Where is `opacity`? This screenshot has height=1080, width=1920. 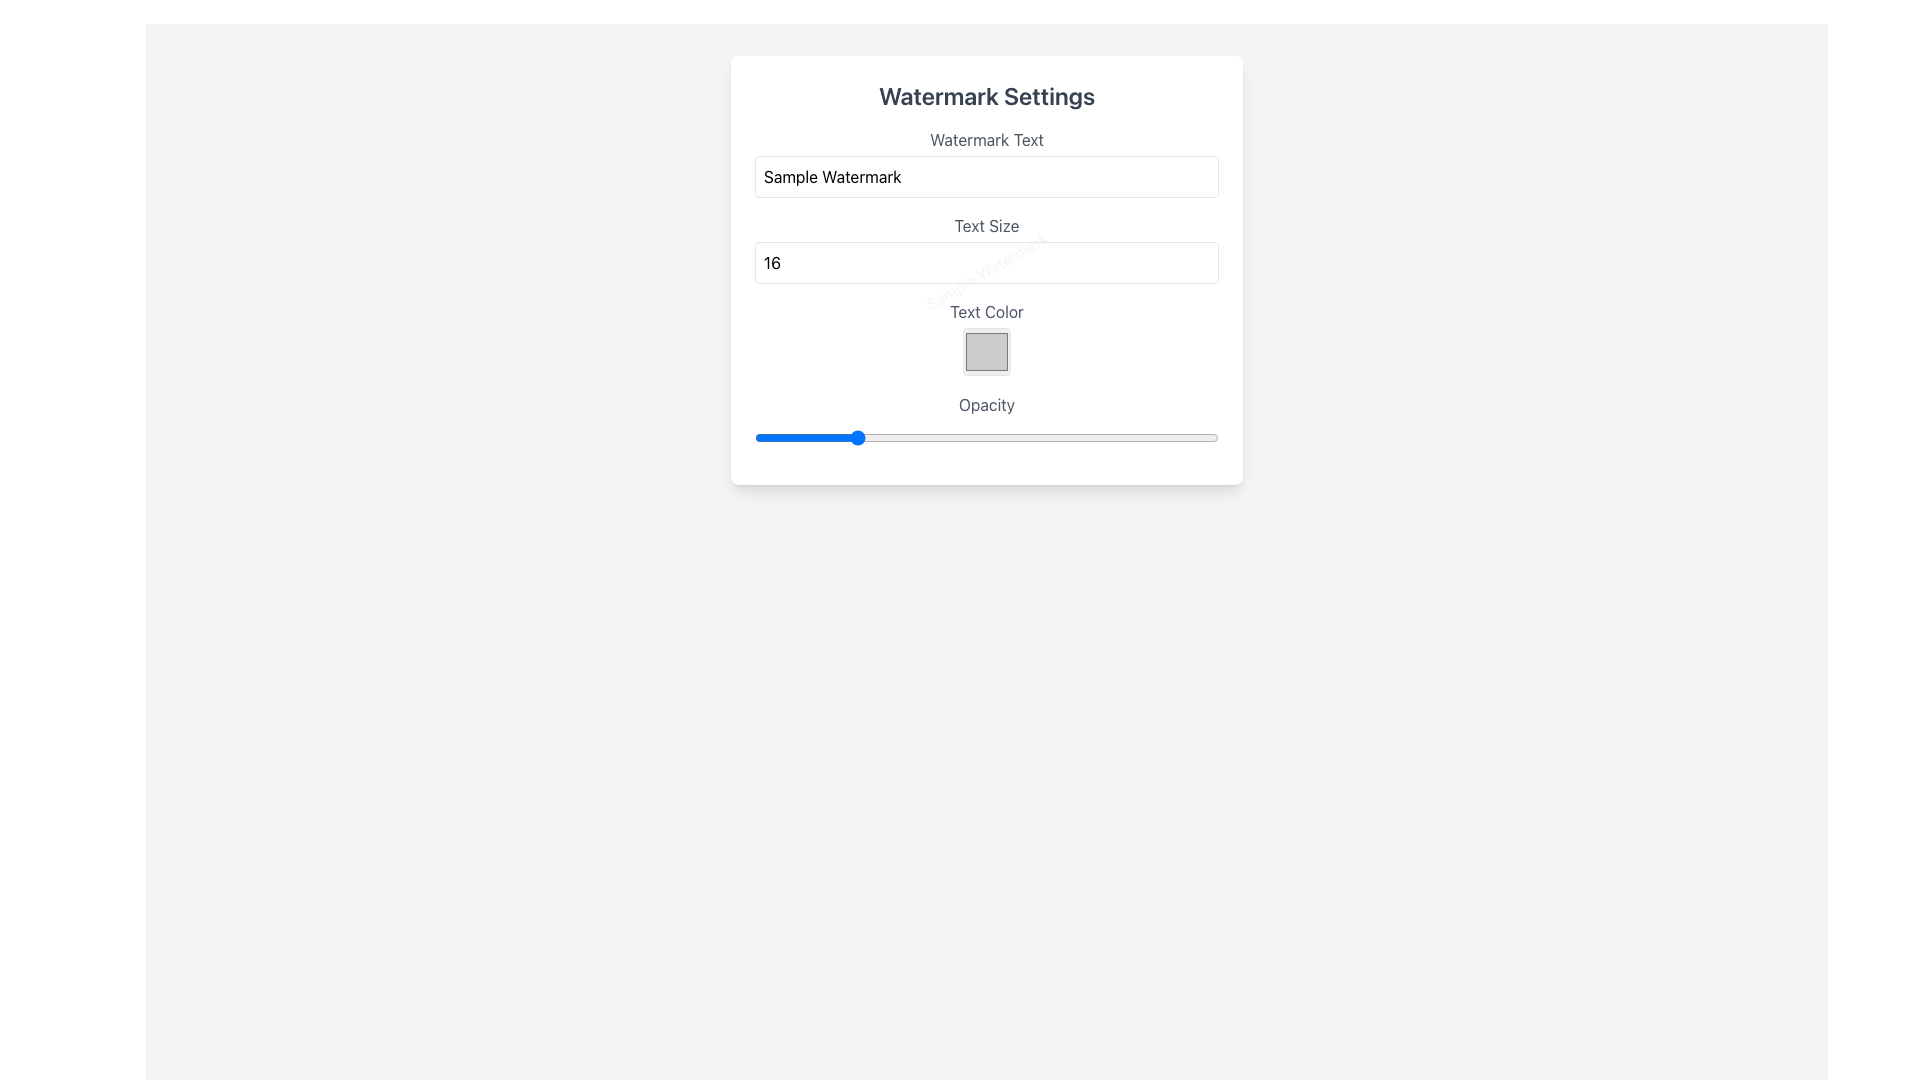
opacity is located at coordinates (753, 437).